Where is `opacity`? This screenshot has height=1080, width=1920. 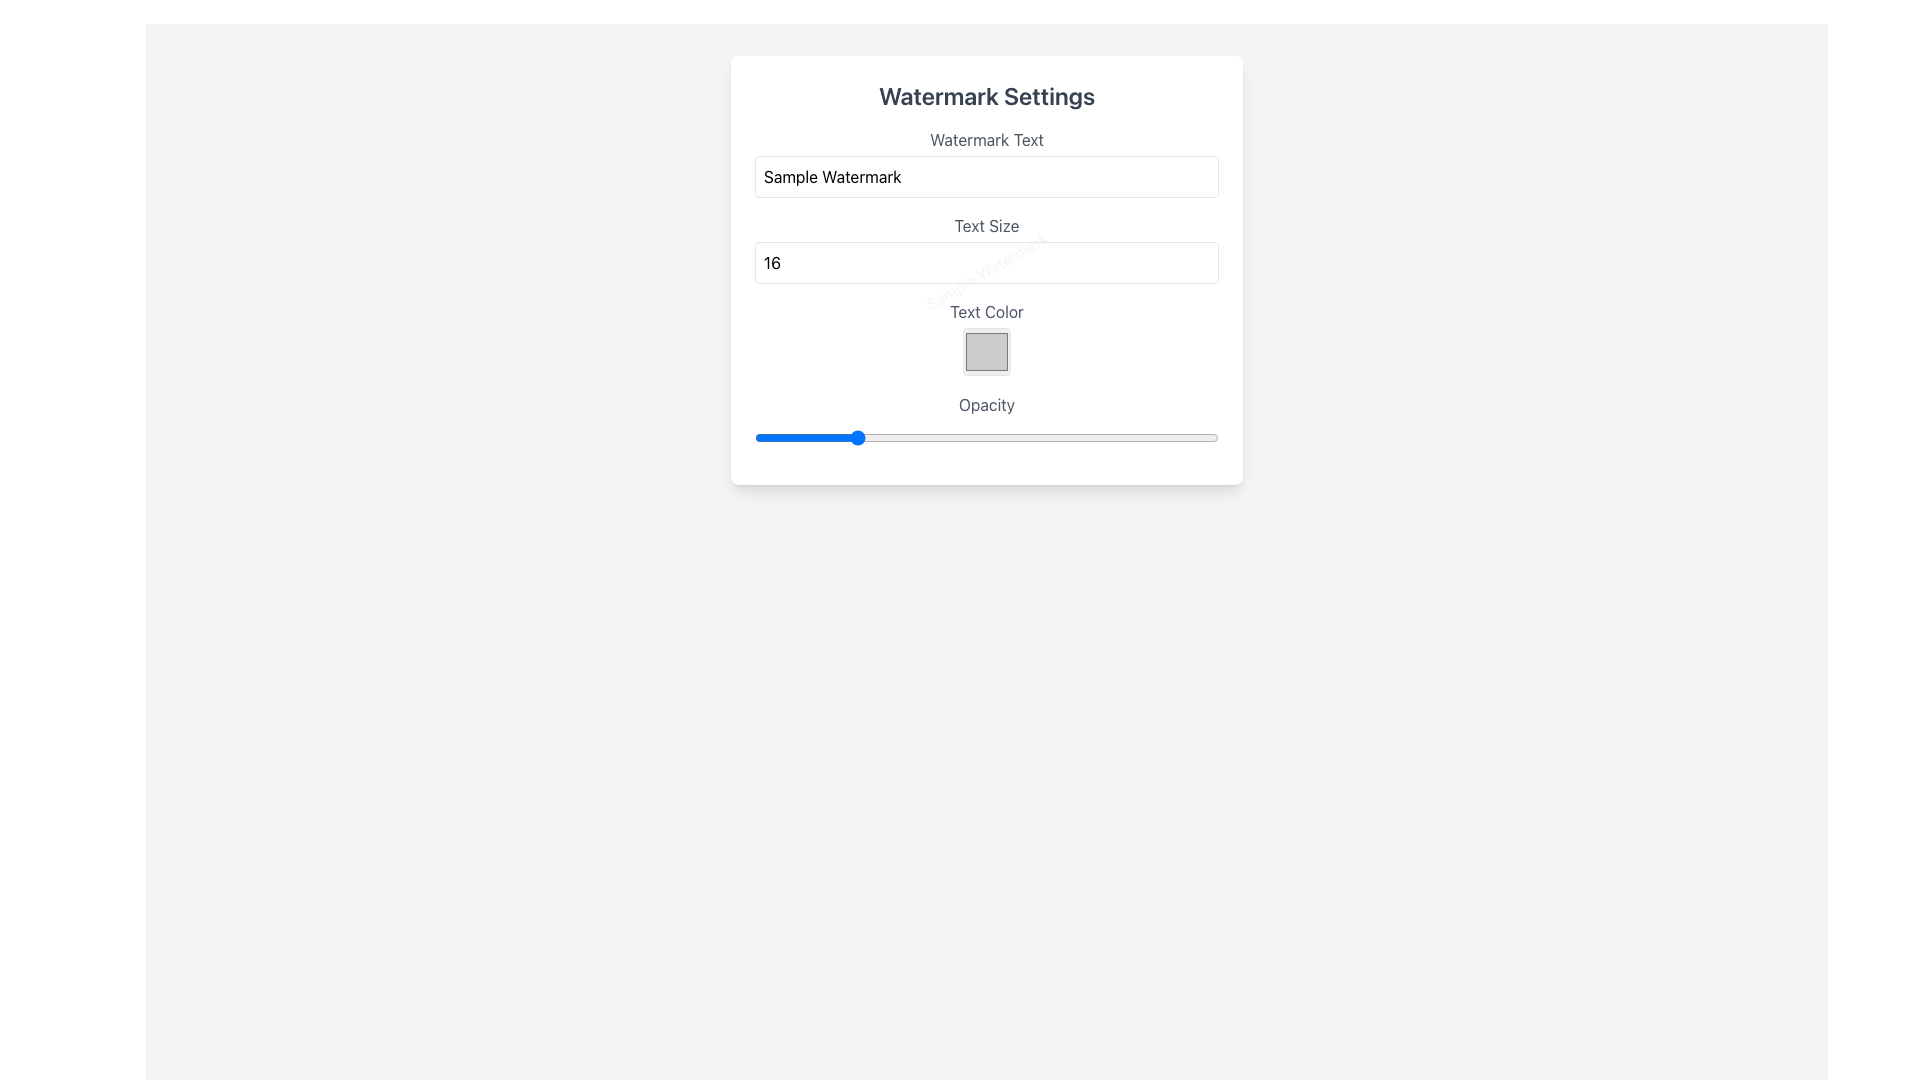
opacity is located at coordinates (753, 437).